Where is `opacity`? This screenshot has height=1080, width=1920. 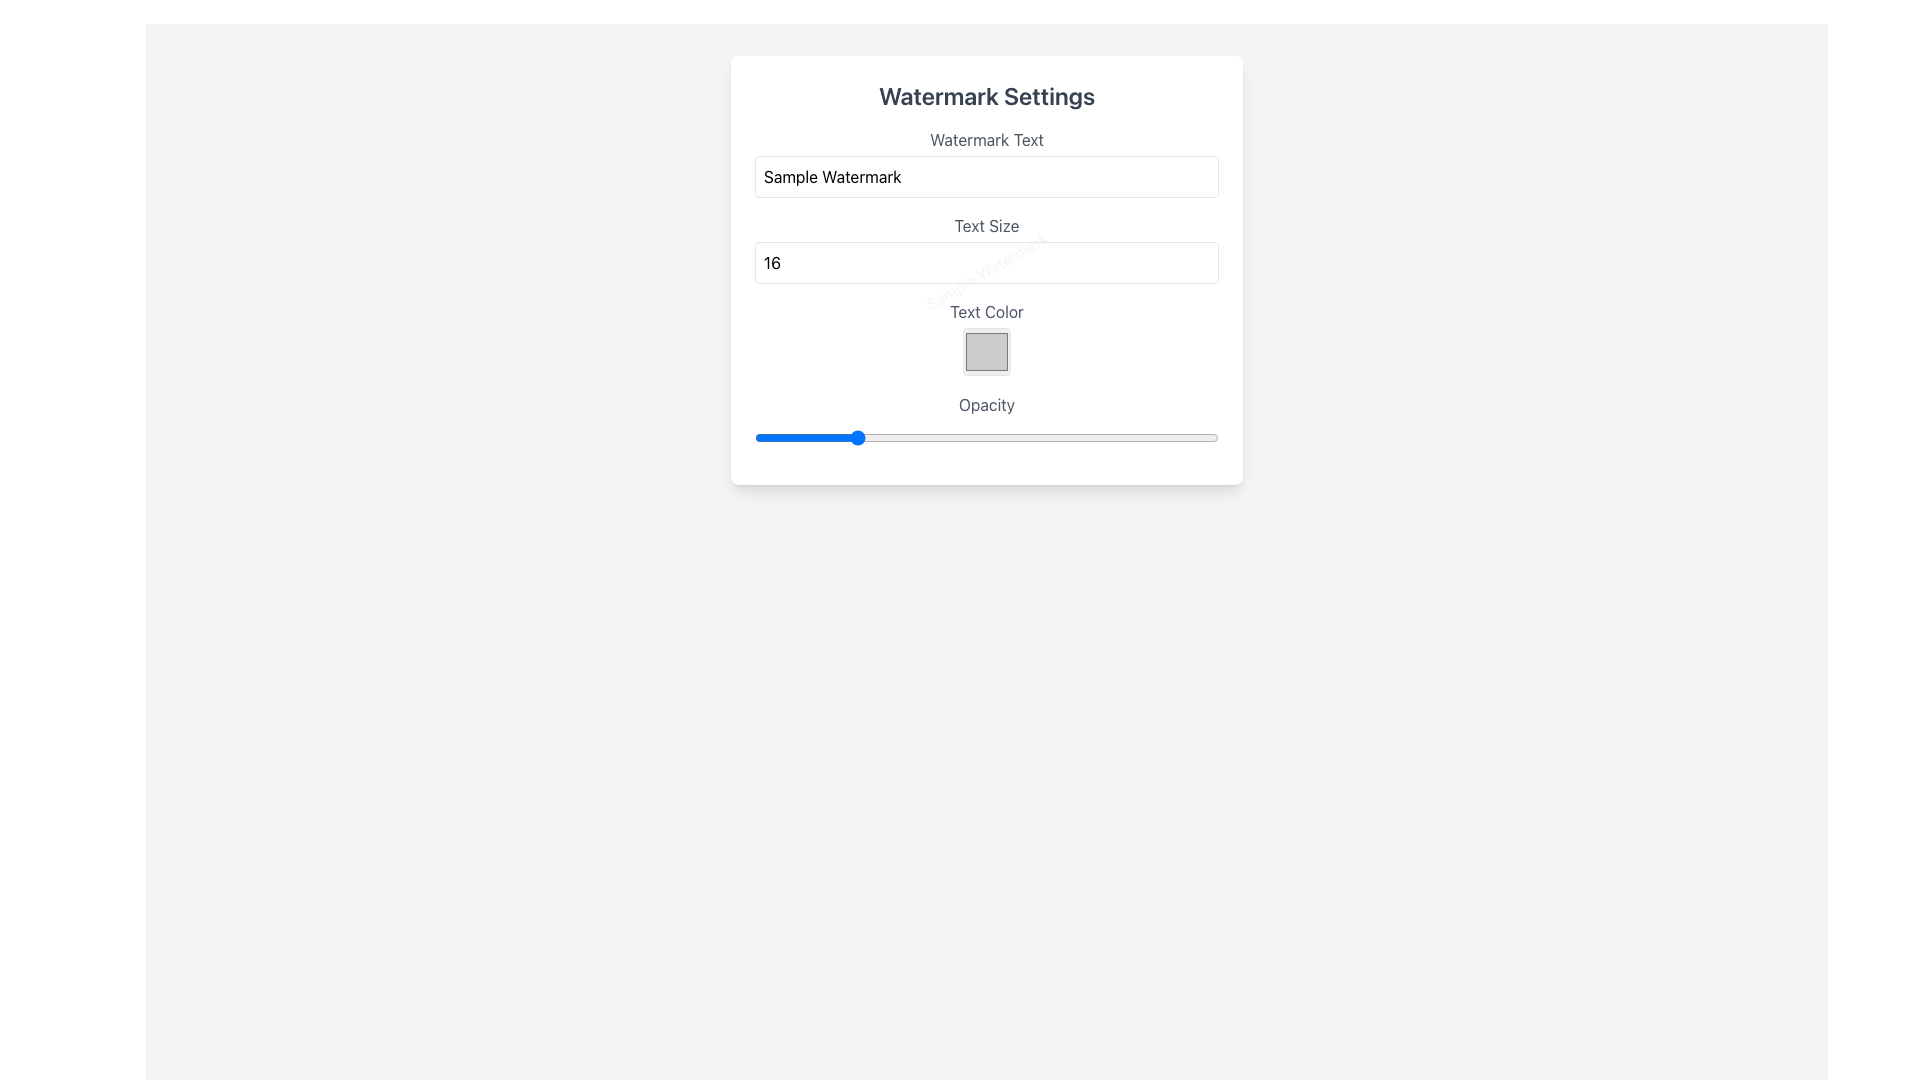
opacity is located at coordinates (753, 437).